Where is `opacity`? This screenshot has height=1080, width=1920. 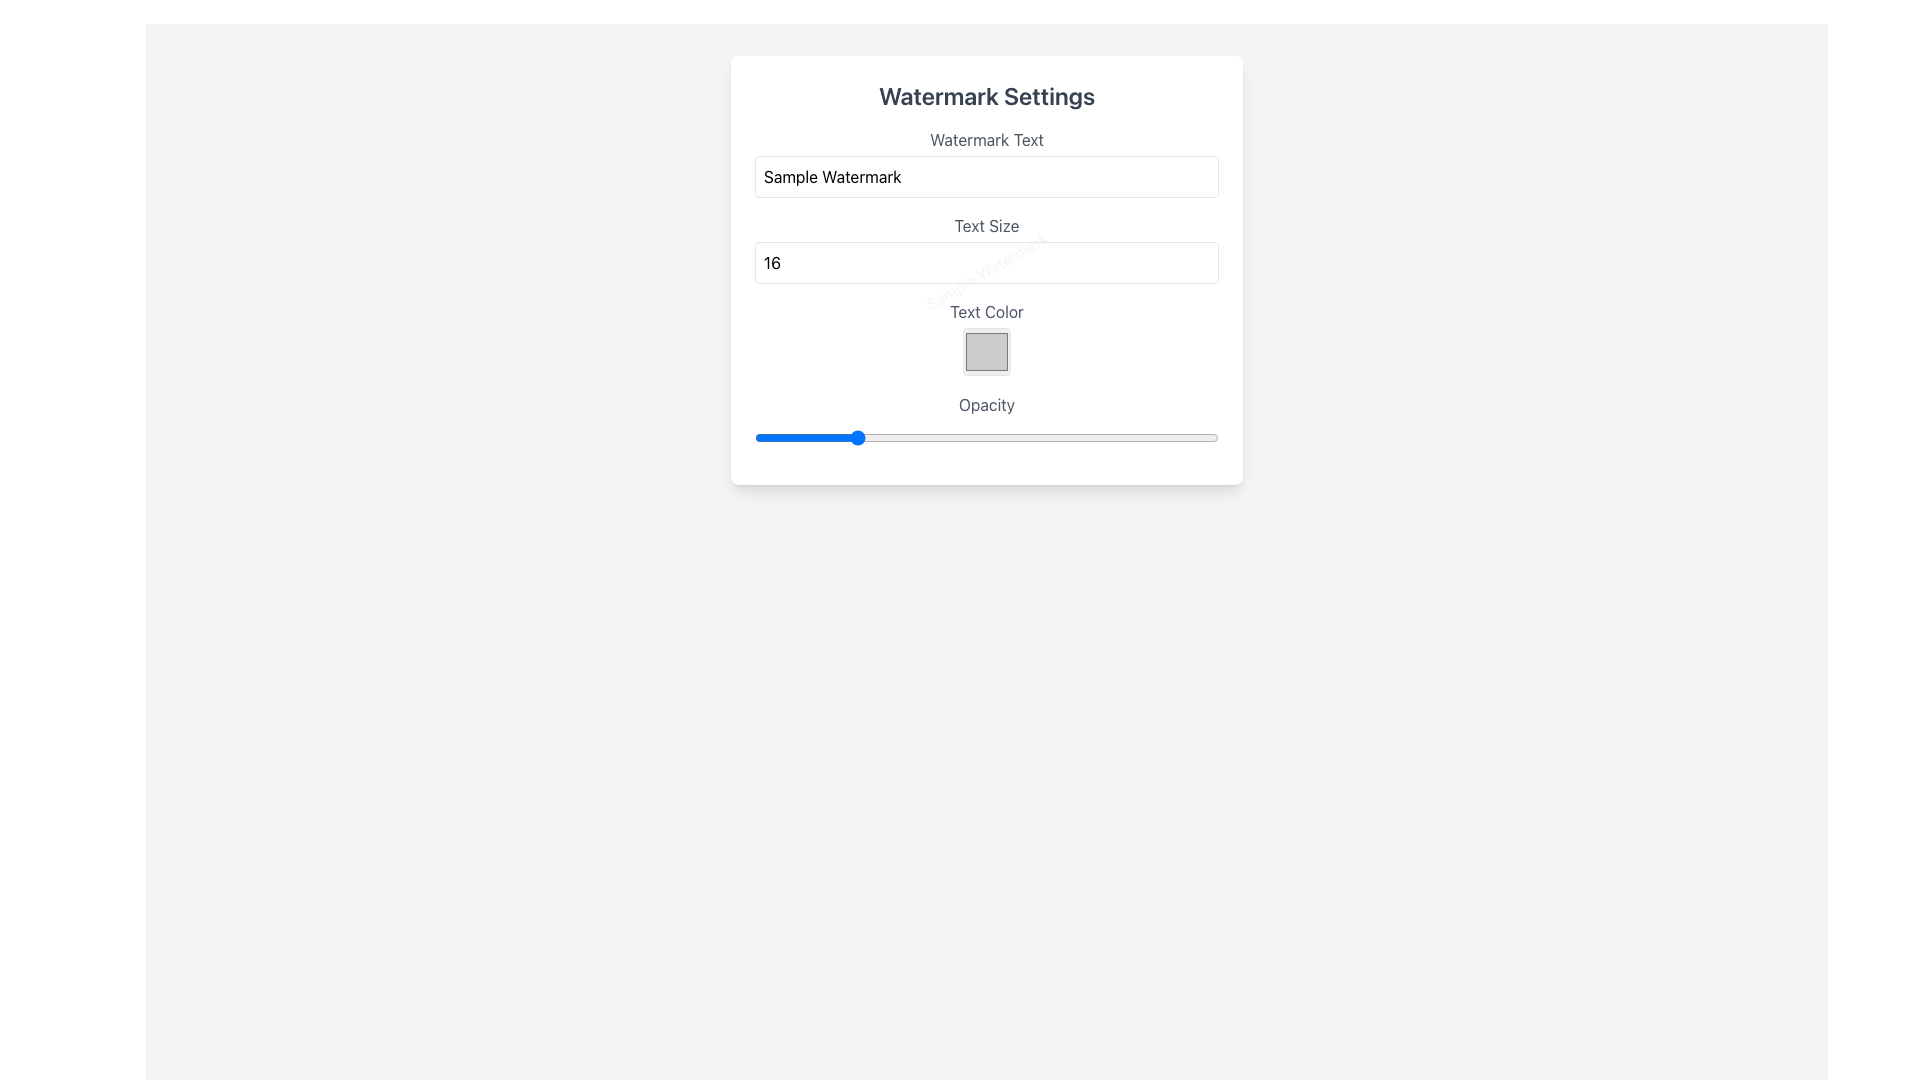
opacity is located at coordinates (753, 437).